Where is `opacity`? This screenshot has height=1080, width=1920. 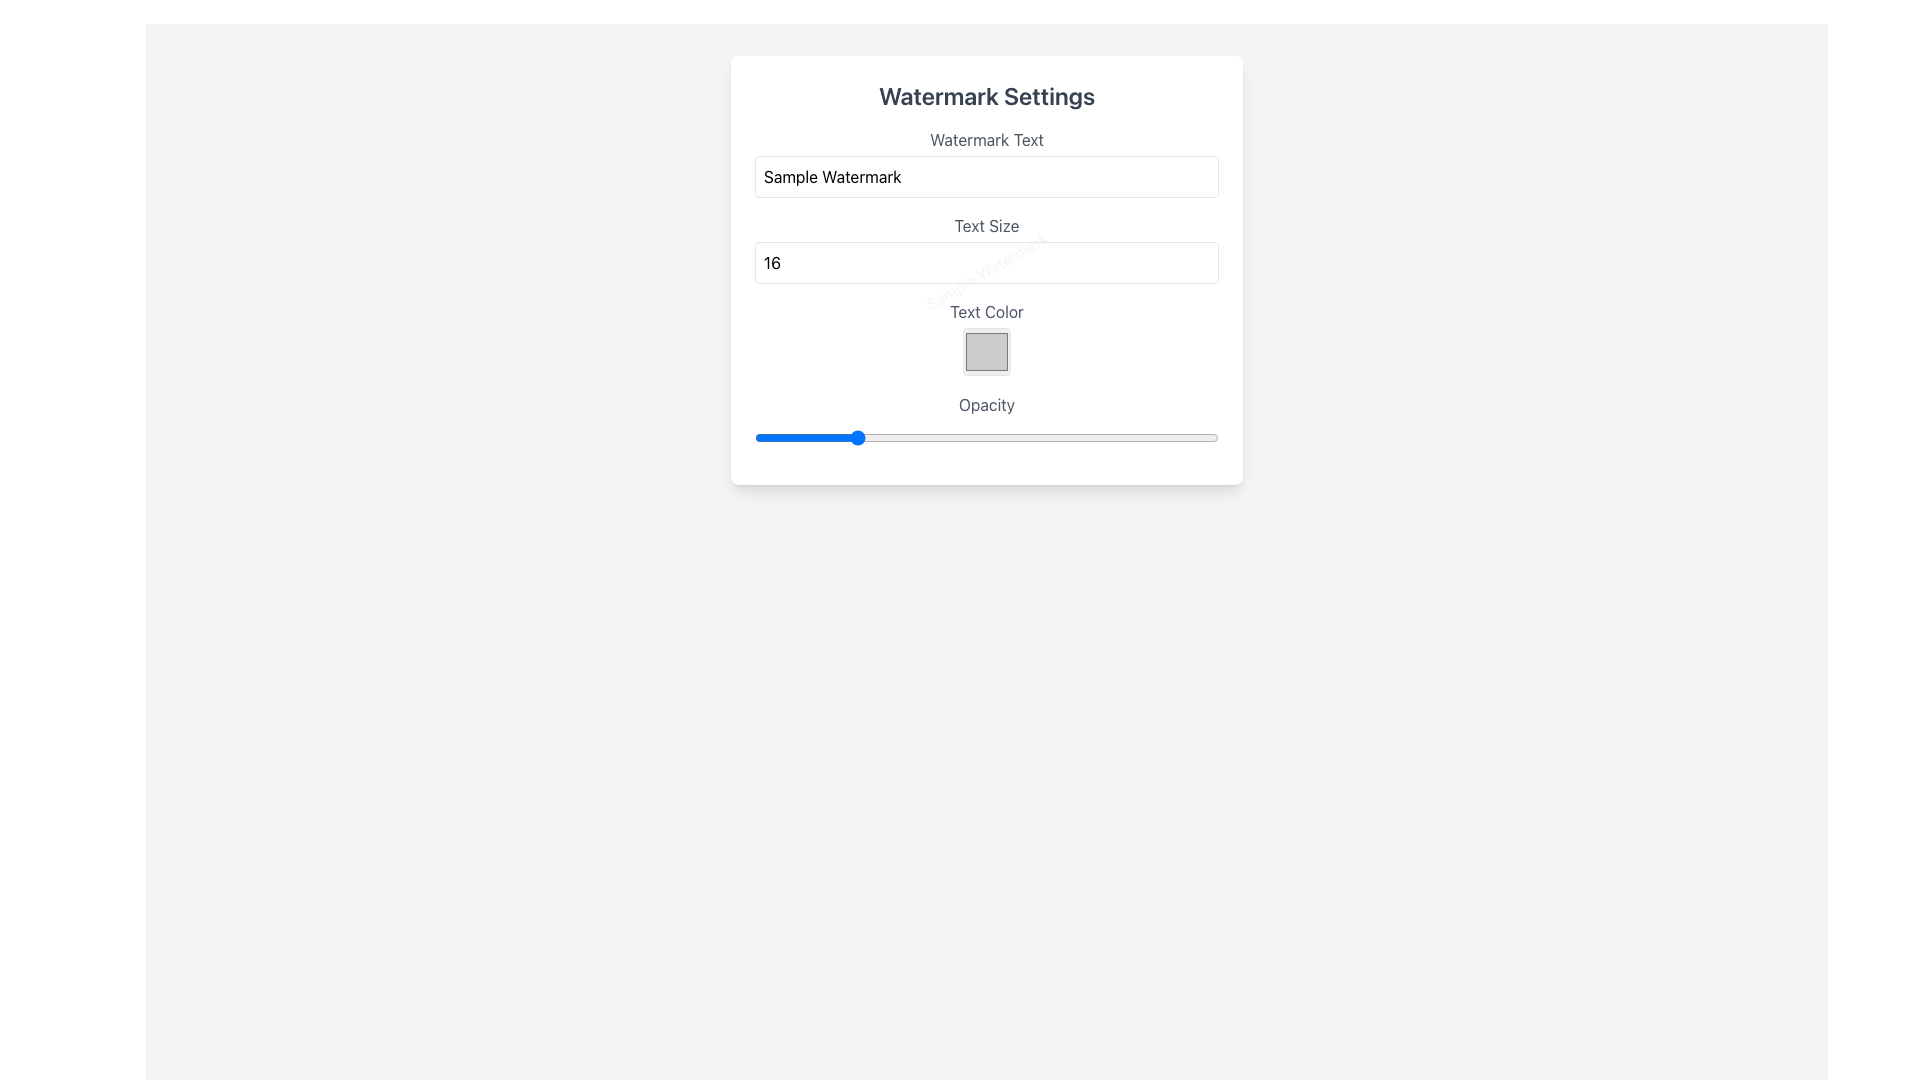
opacity is located at coordinates (753, 437).